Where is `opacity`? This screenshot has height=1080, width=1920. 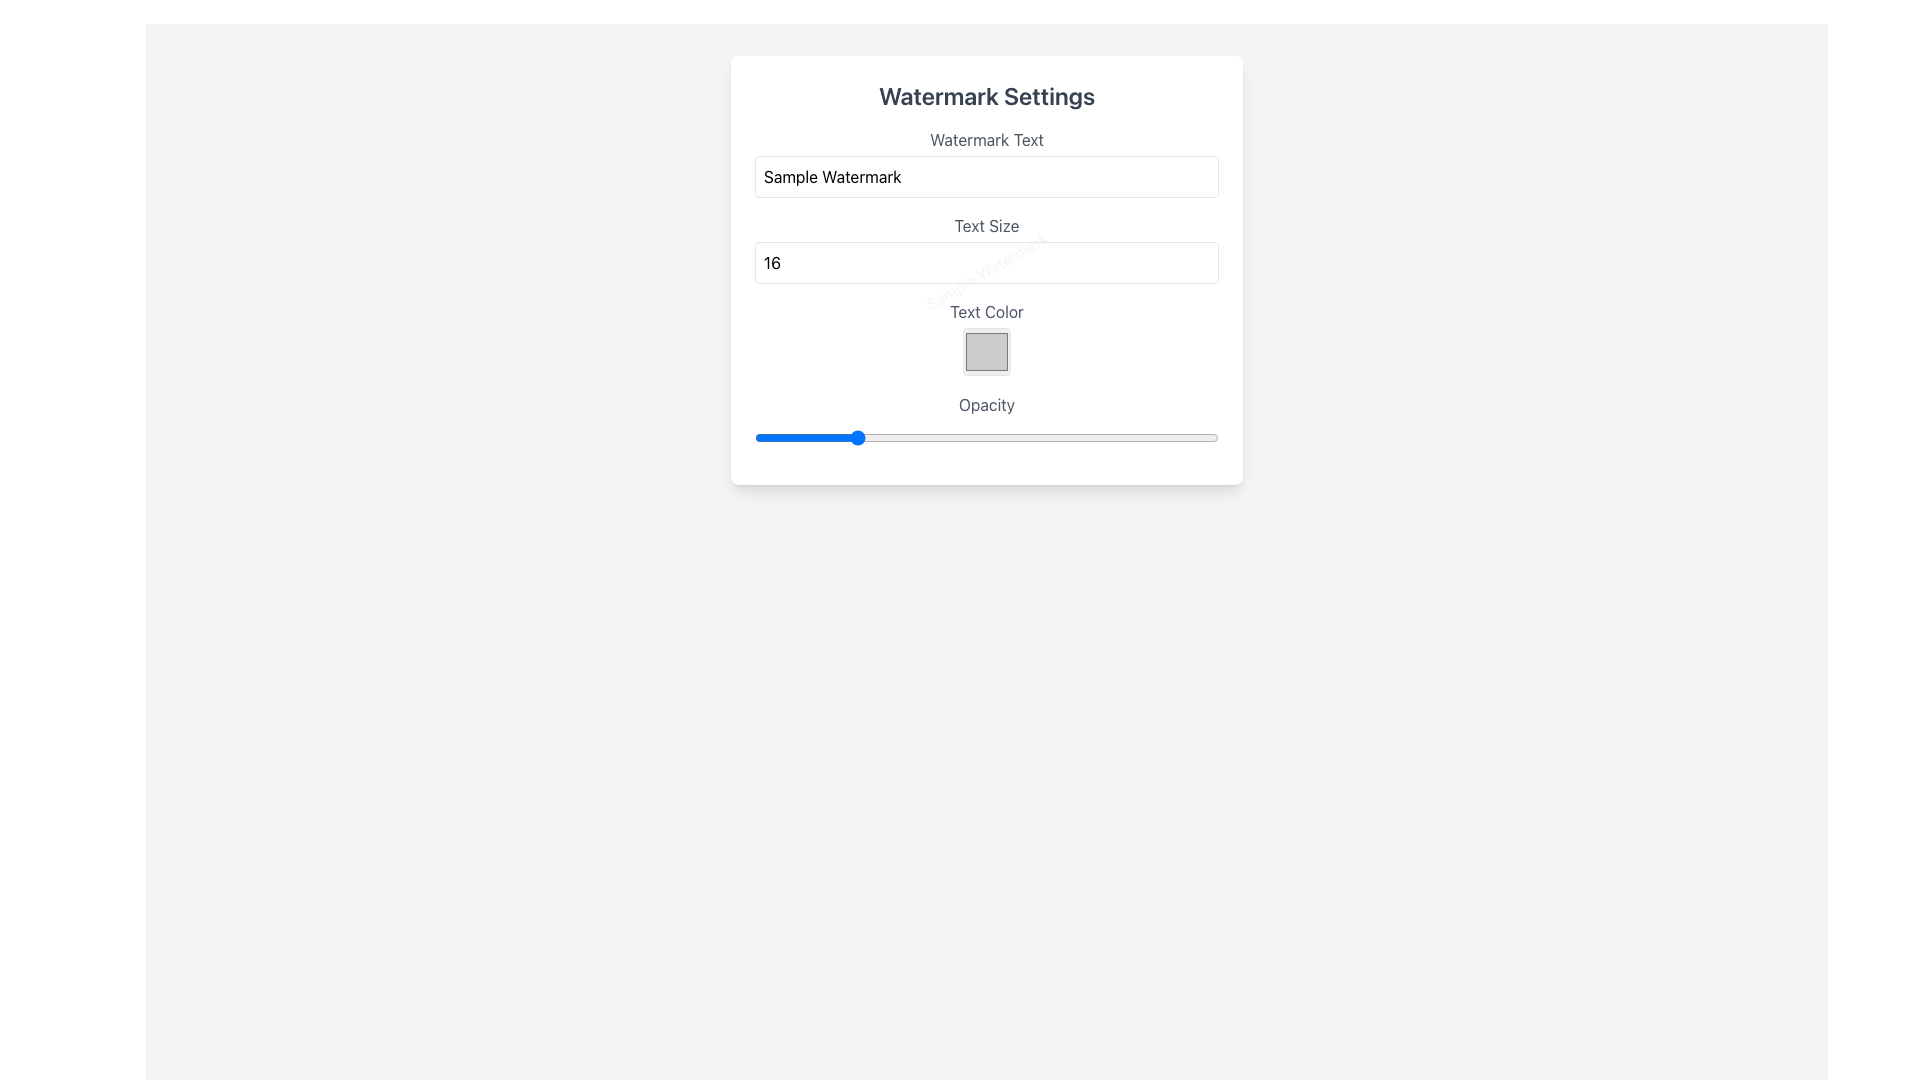
opacity is located at coordinates (753, 437).